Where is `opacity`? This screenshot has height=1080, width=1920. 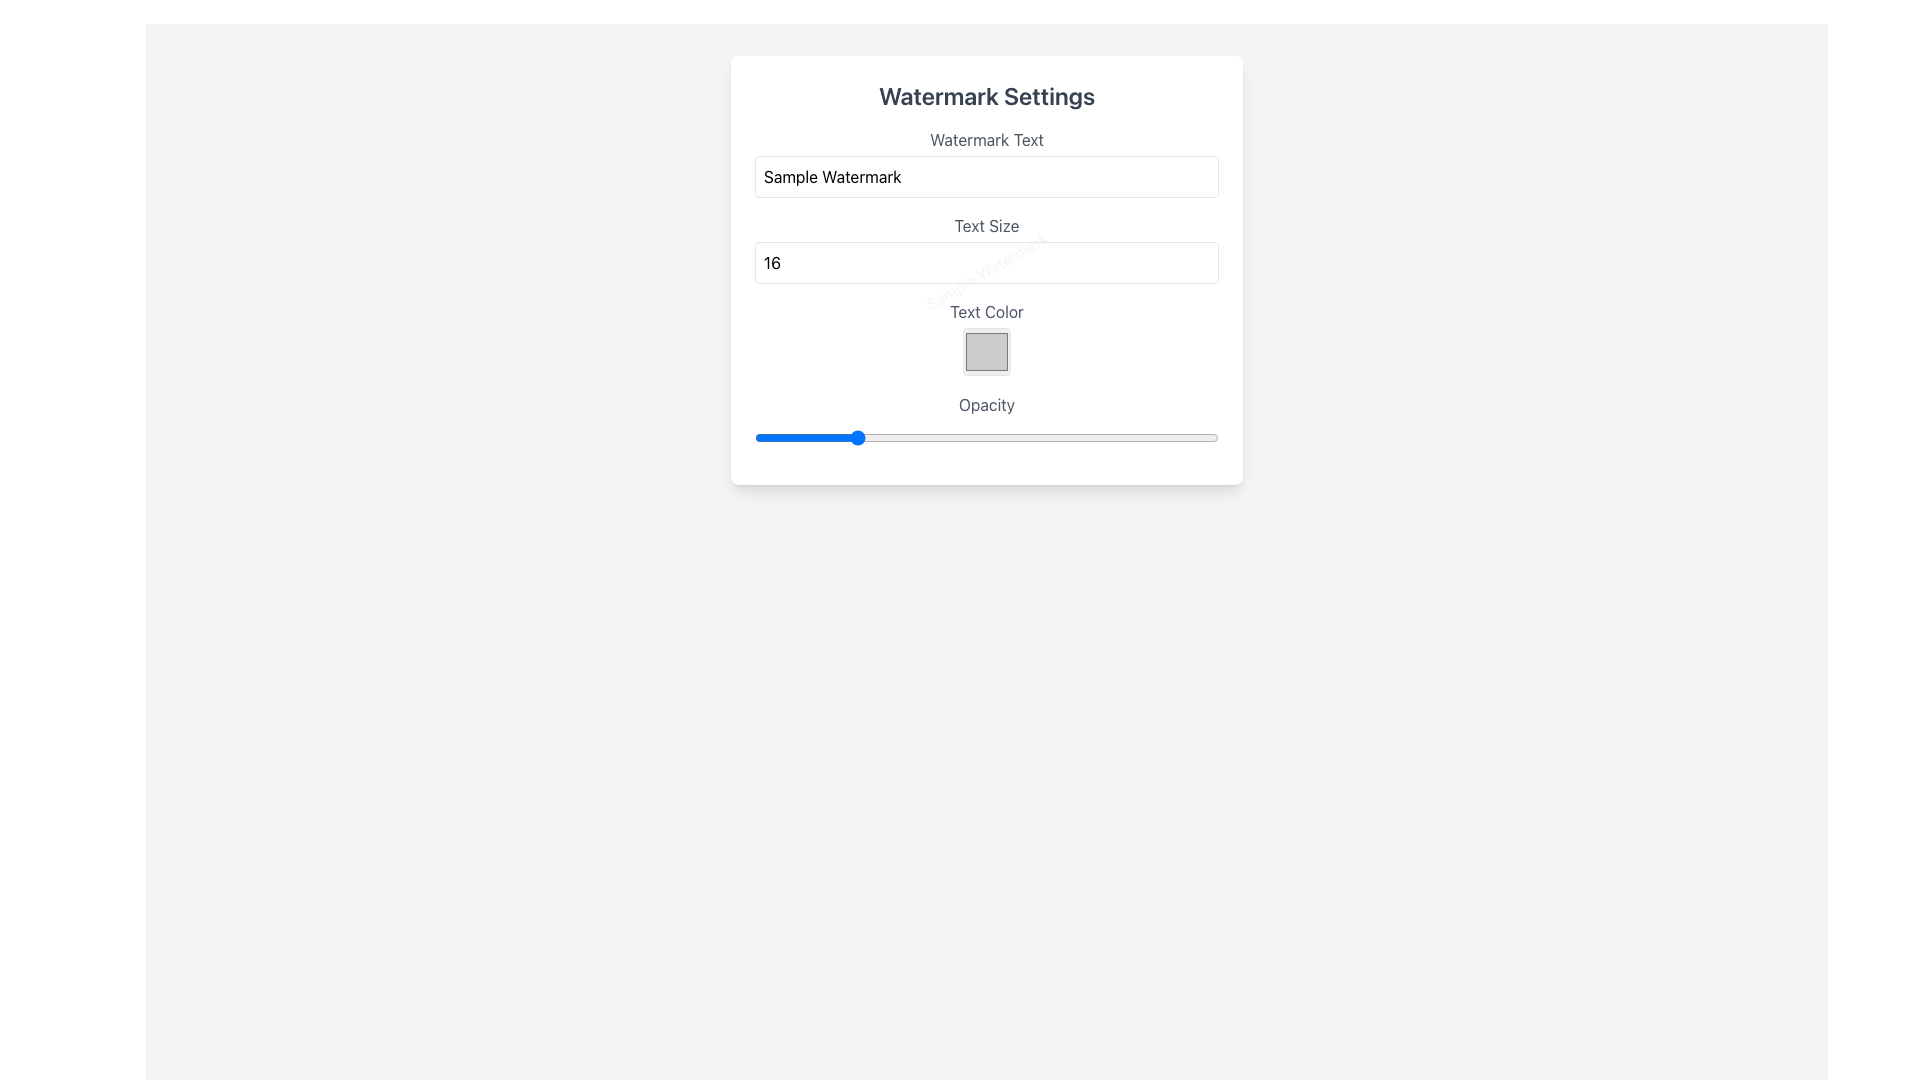
opacity is located at coordinates (753, 437).